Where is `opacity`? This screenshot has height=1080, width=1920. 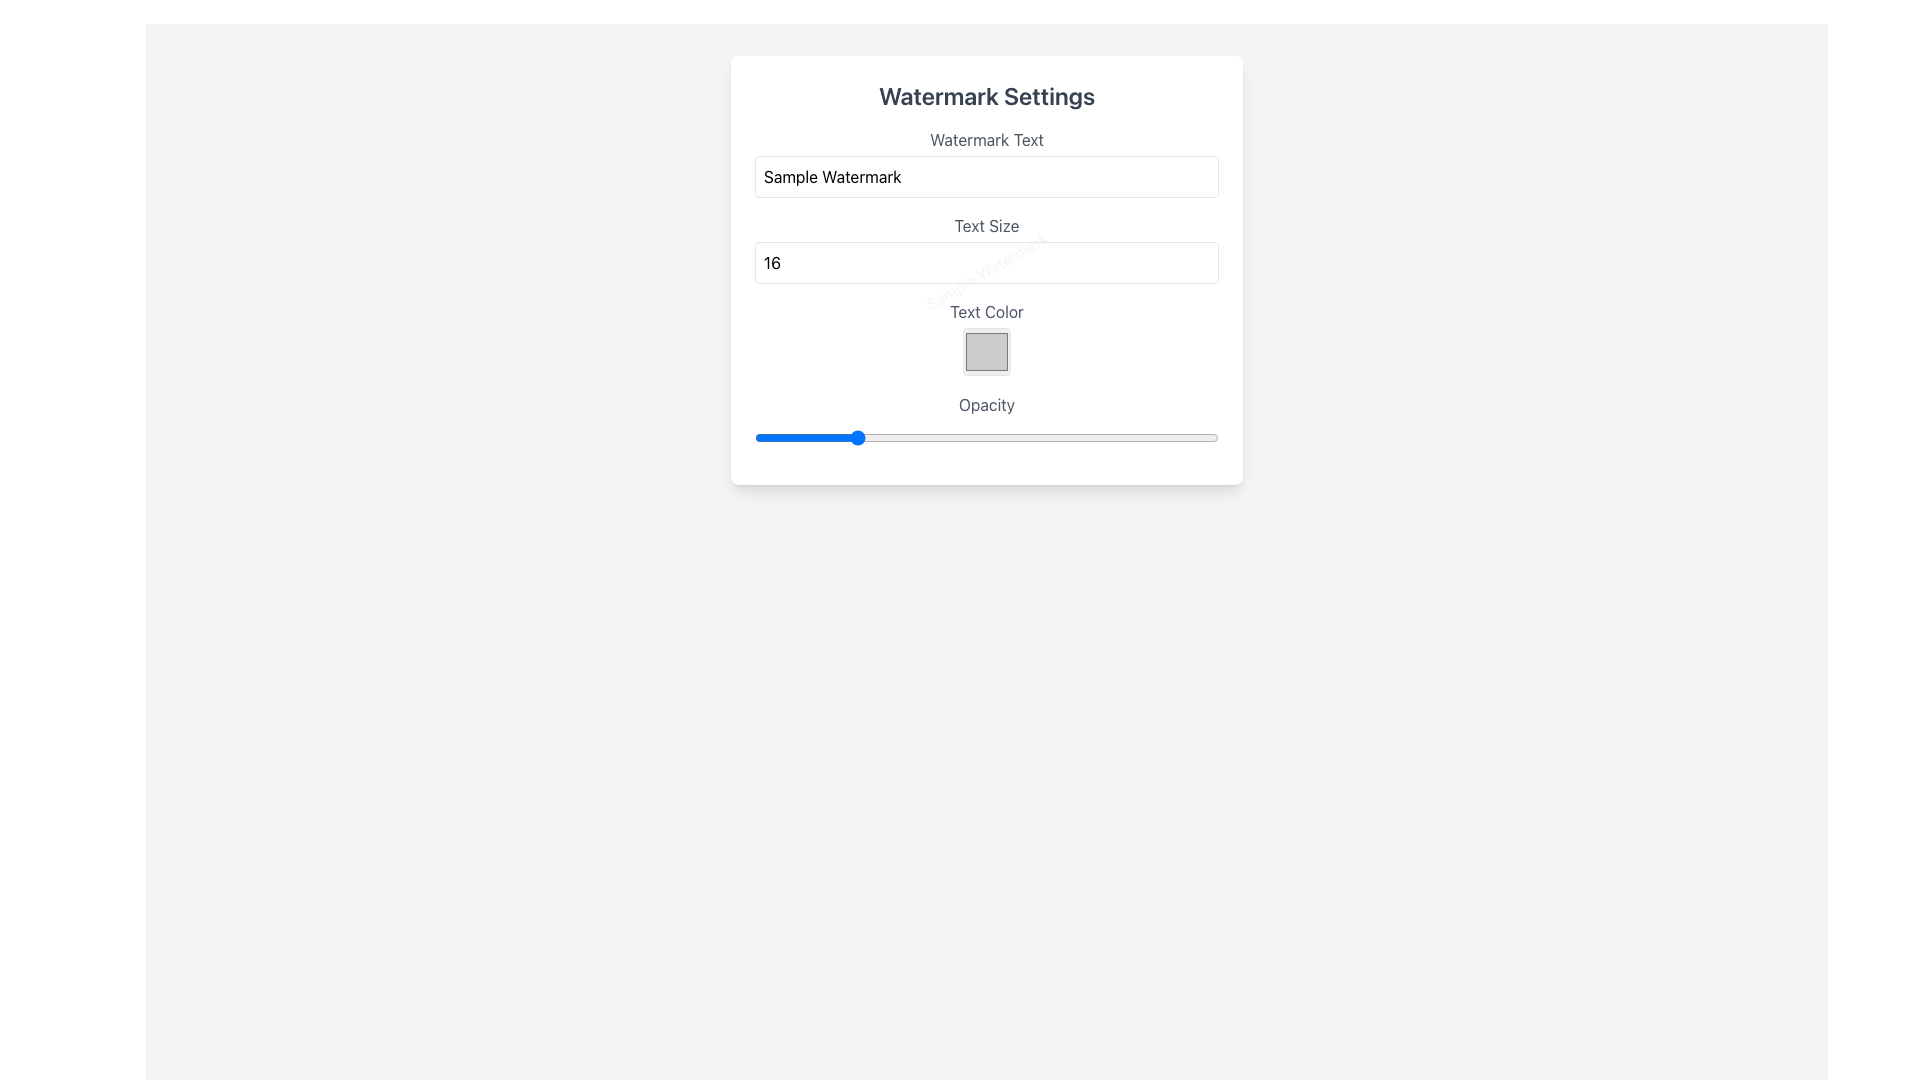
opacity is located at coordinates (753, 437).